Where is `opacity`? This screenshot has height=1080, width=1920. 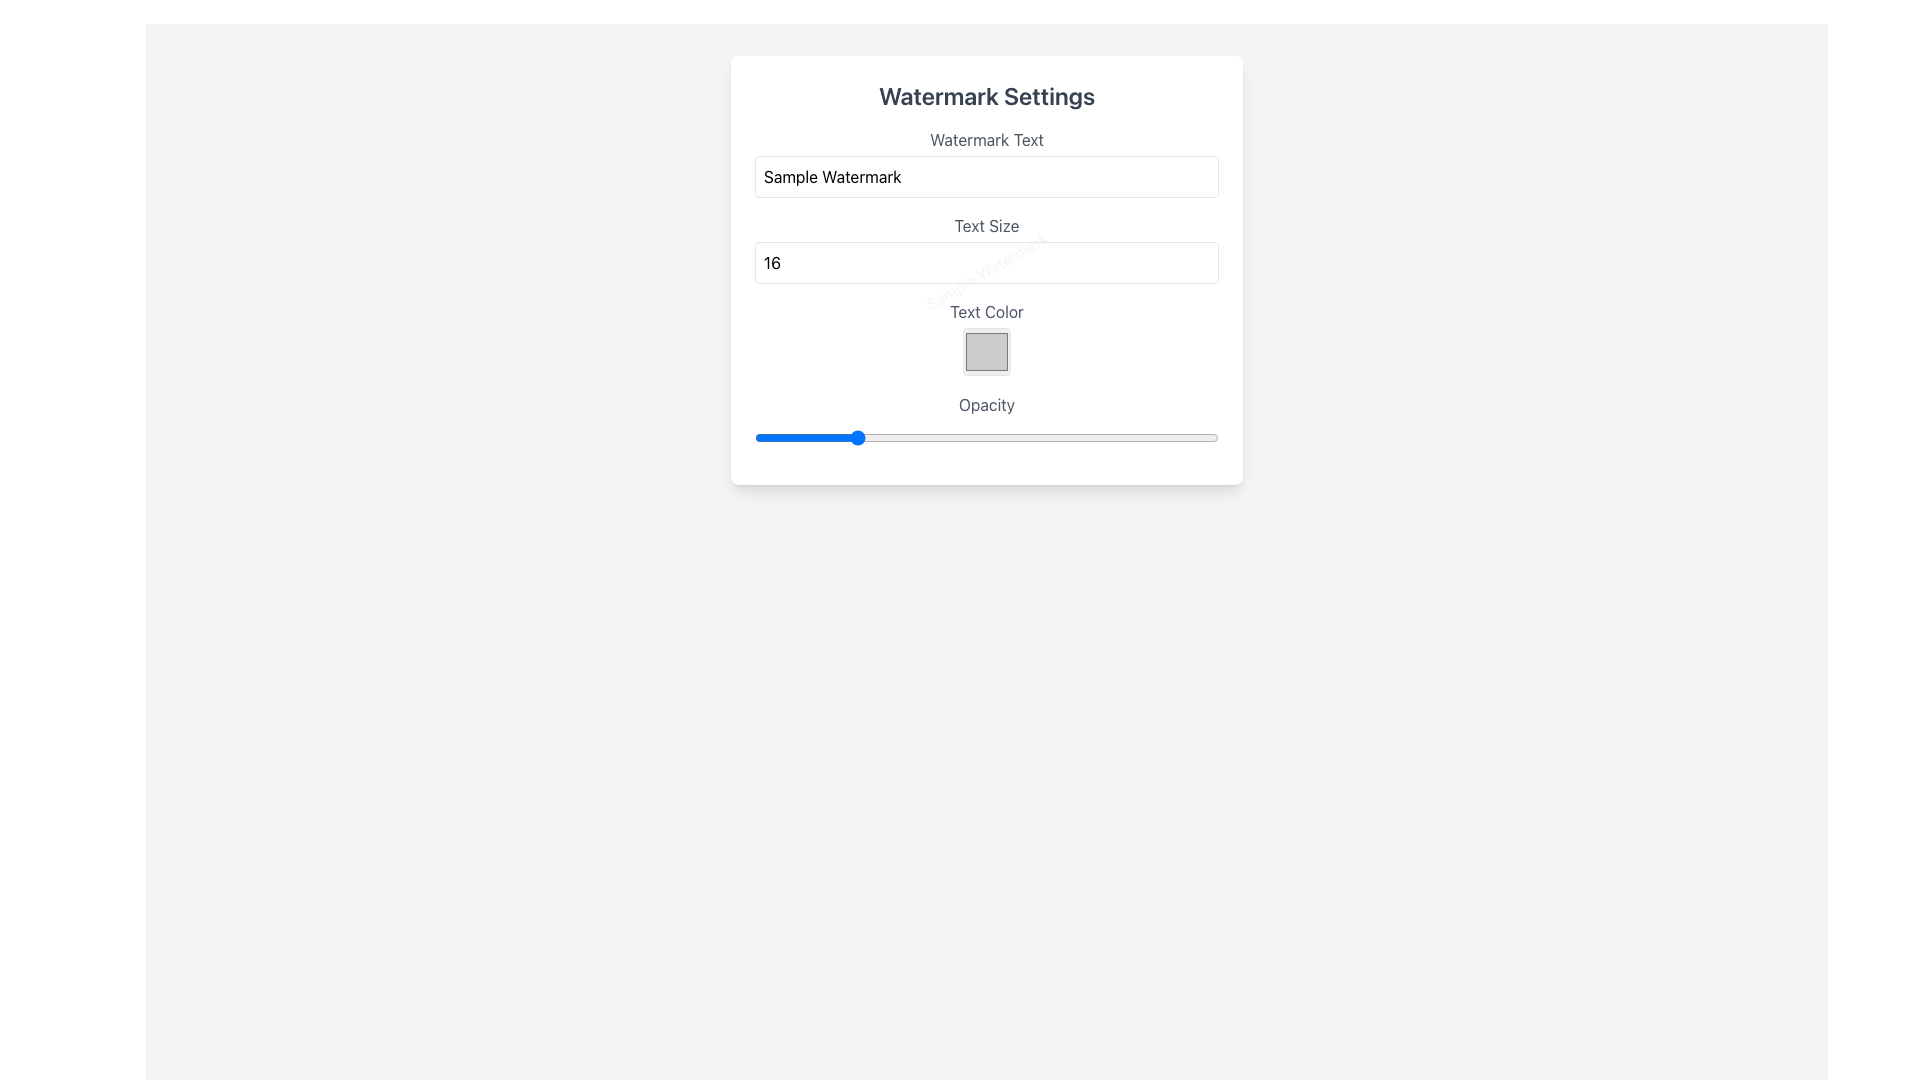
opacity is located at coordinates (753, 437).